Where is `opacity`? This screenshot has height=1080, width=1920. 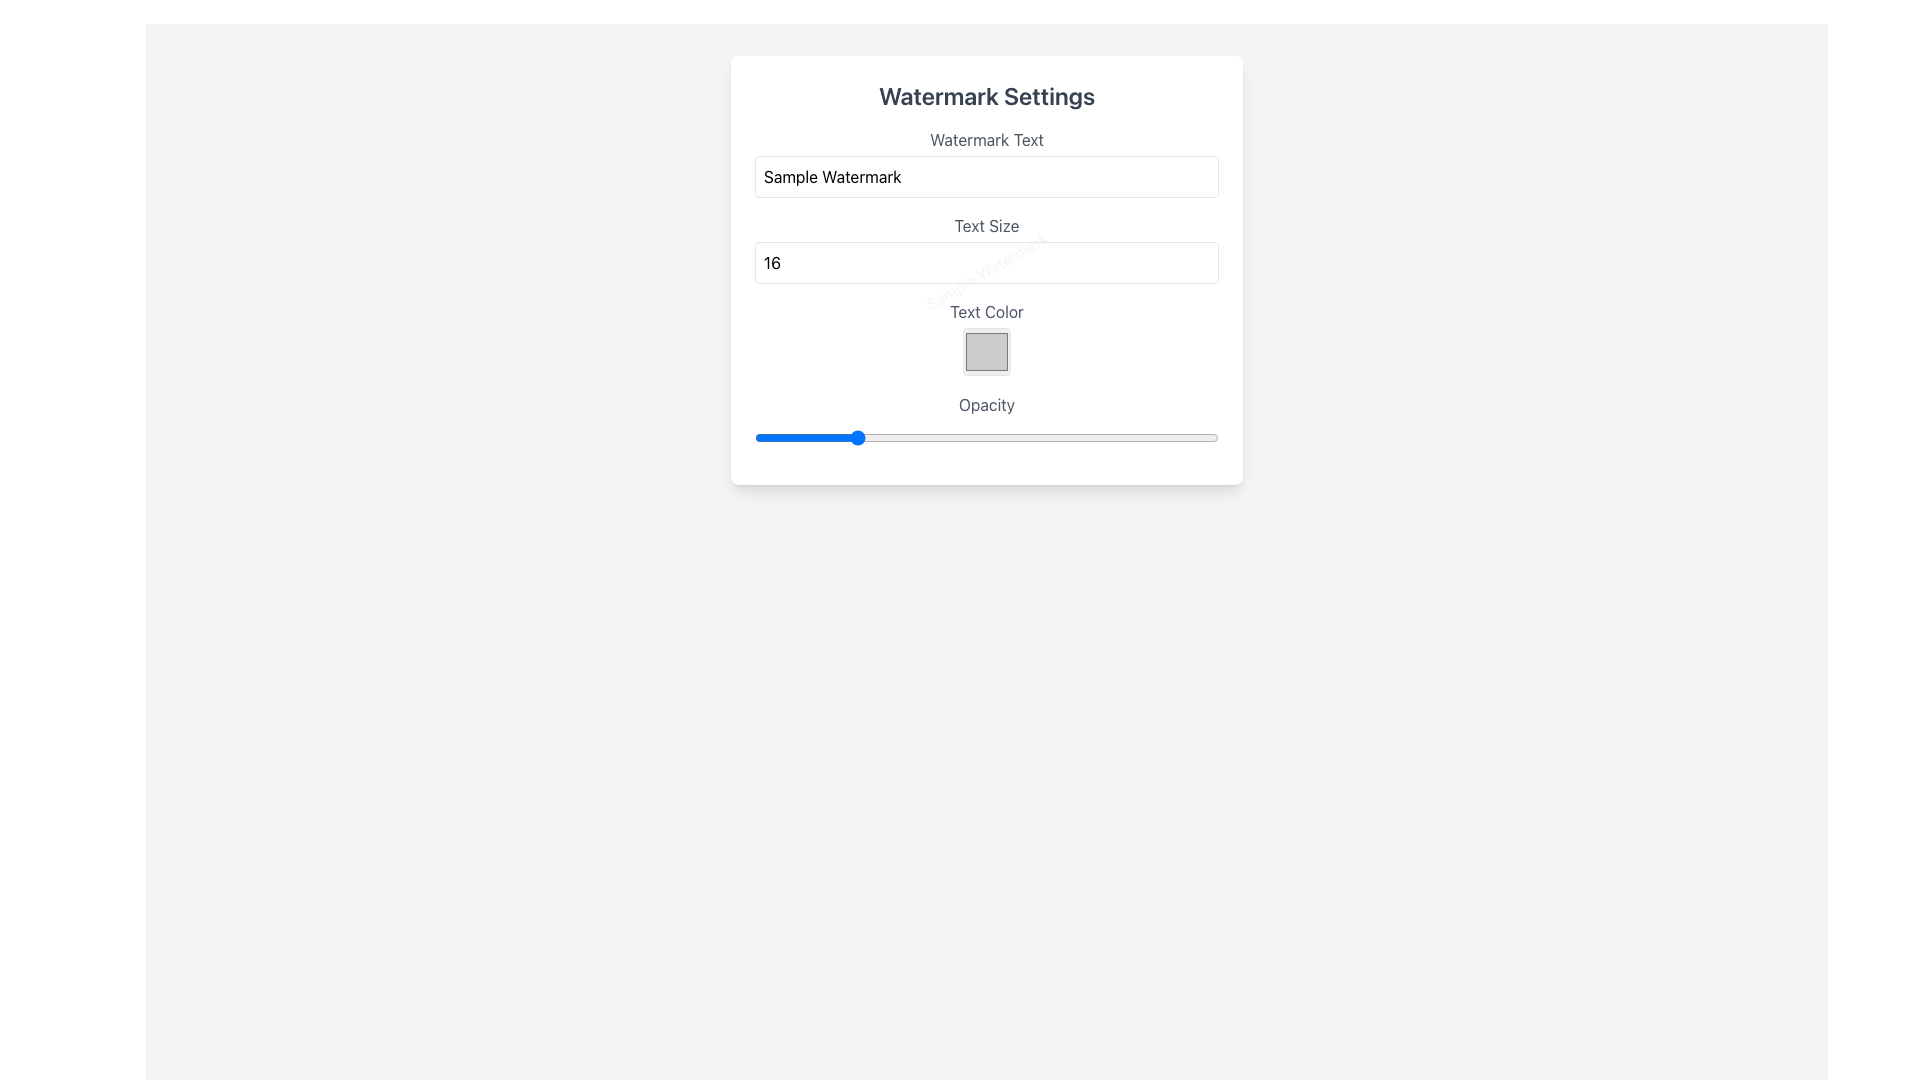
opacity is located at coordinates (753, 437).